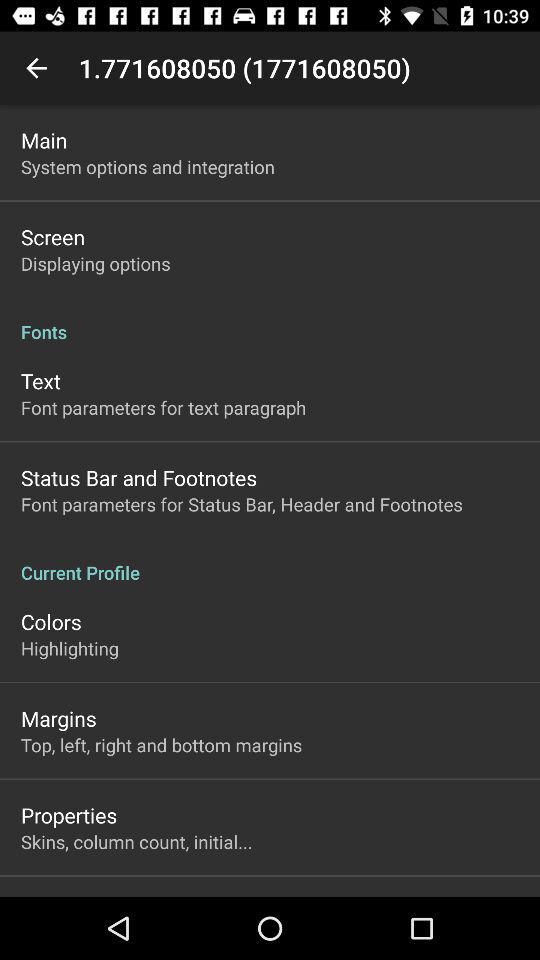  Describe the element at coordinates (36, 68) in the screenshot. I see `app next to 1.771608050 (1771608050) app` at that location.